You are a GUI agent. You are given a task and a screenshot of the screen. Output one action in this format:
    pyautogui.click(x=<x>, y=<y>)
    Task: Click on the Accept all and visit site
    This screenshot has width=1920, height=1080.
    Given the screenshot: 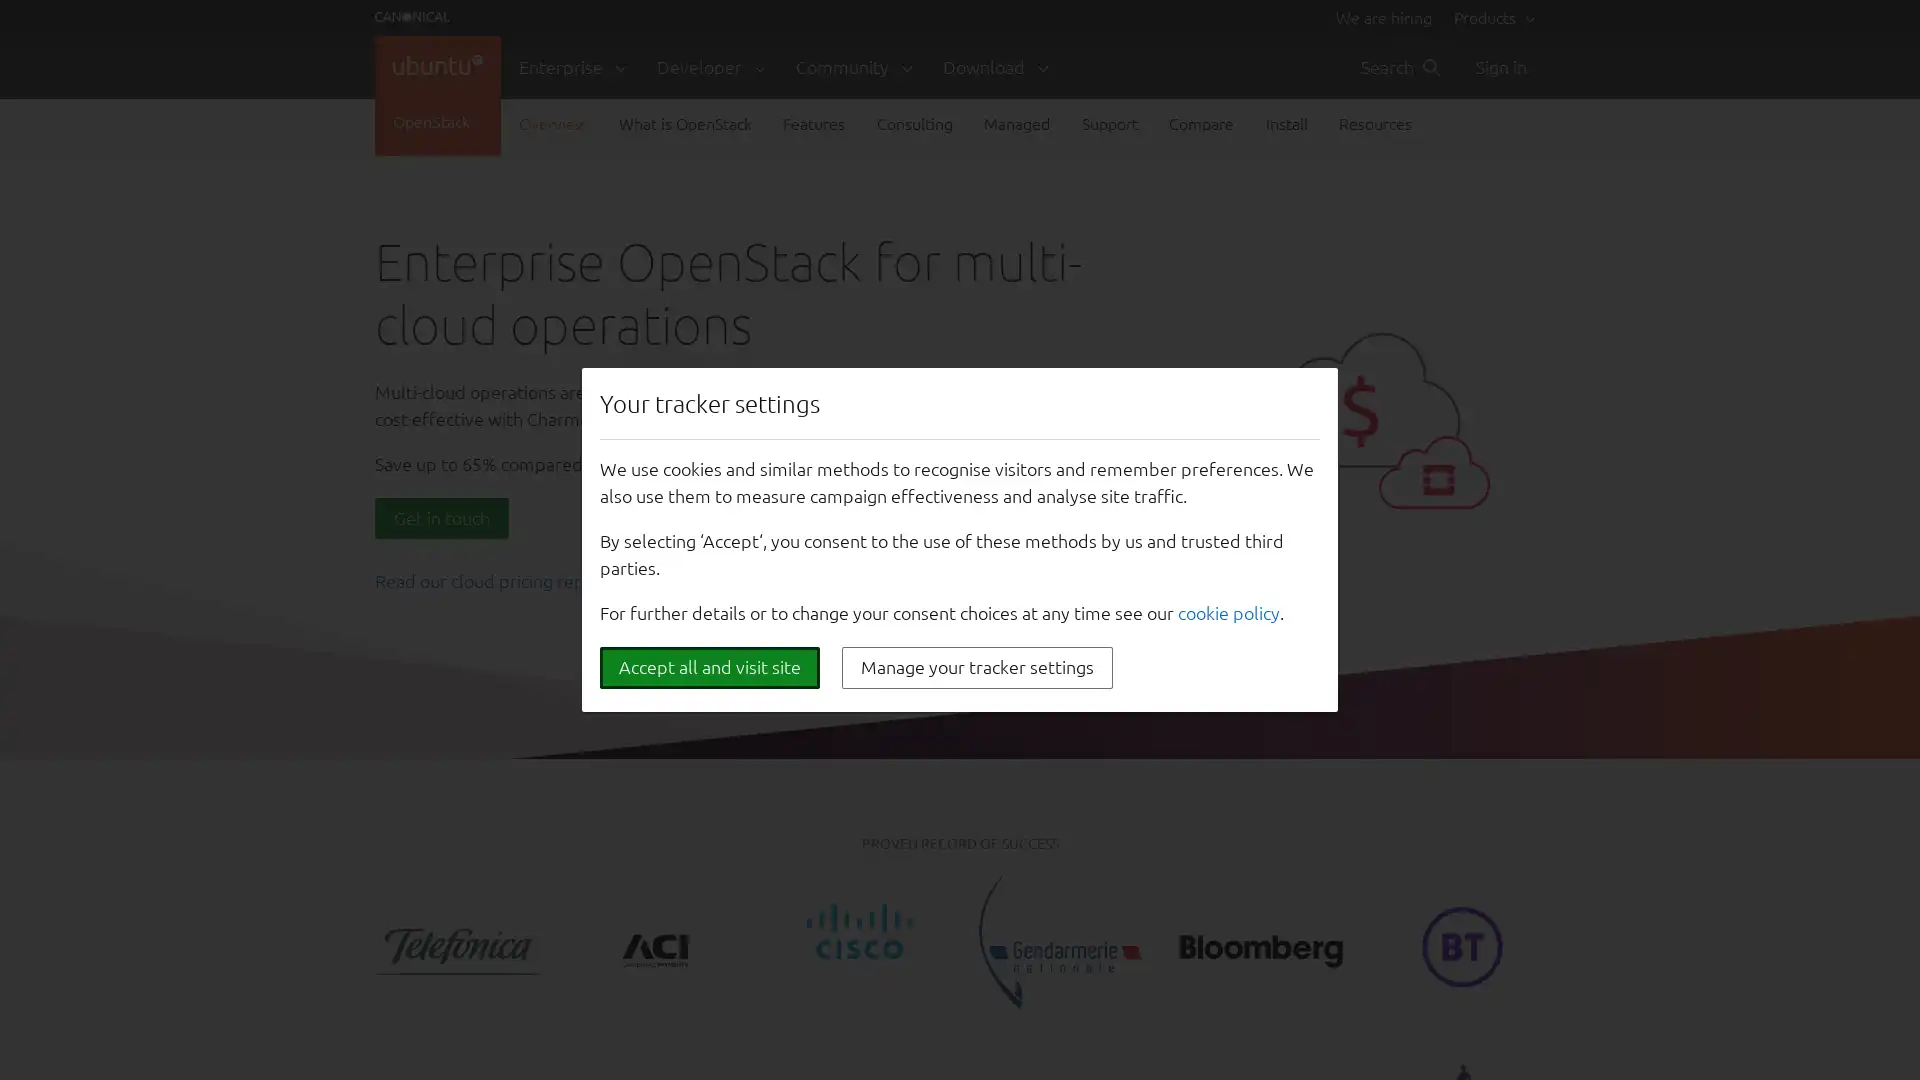 What is the action you would take?
    pyautogui.click(x=710, y=667)
    